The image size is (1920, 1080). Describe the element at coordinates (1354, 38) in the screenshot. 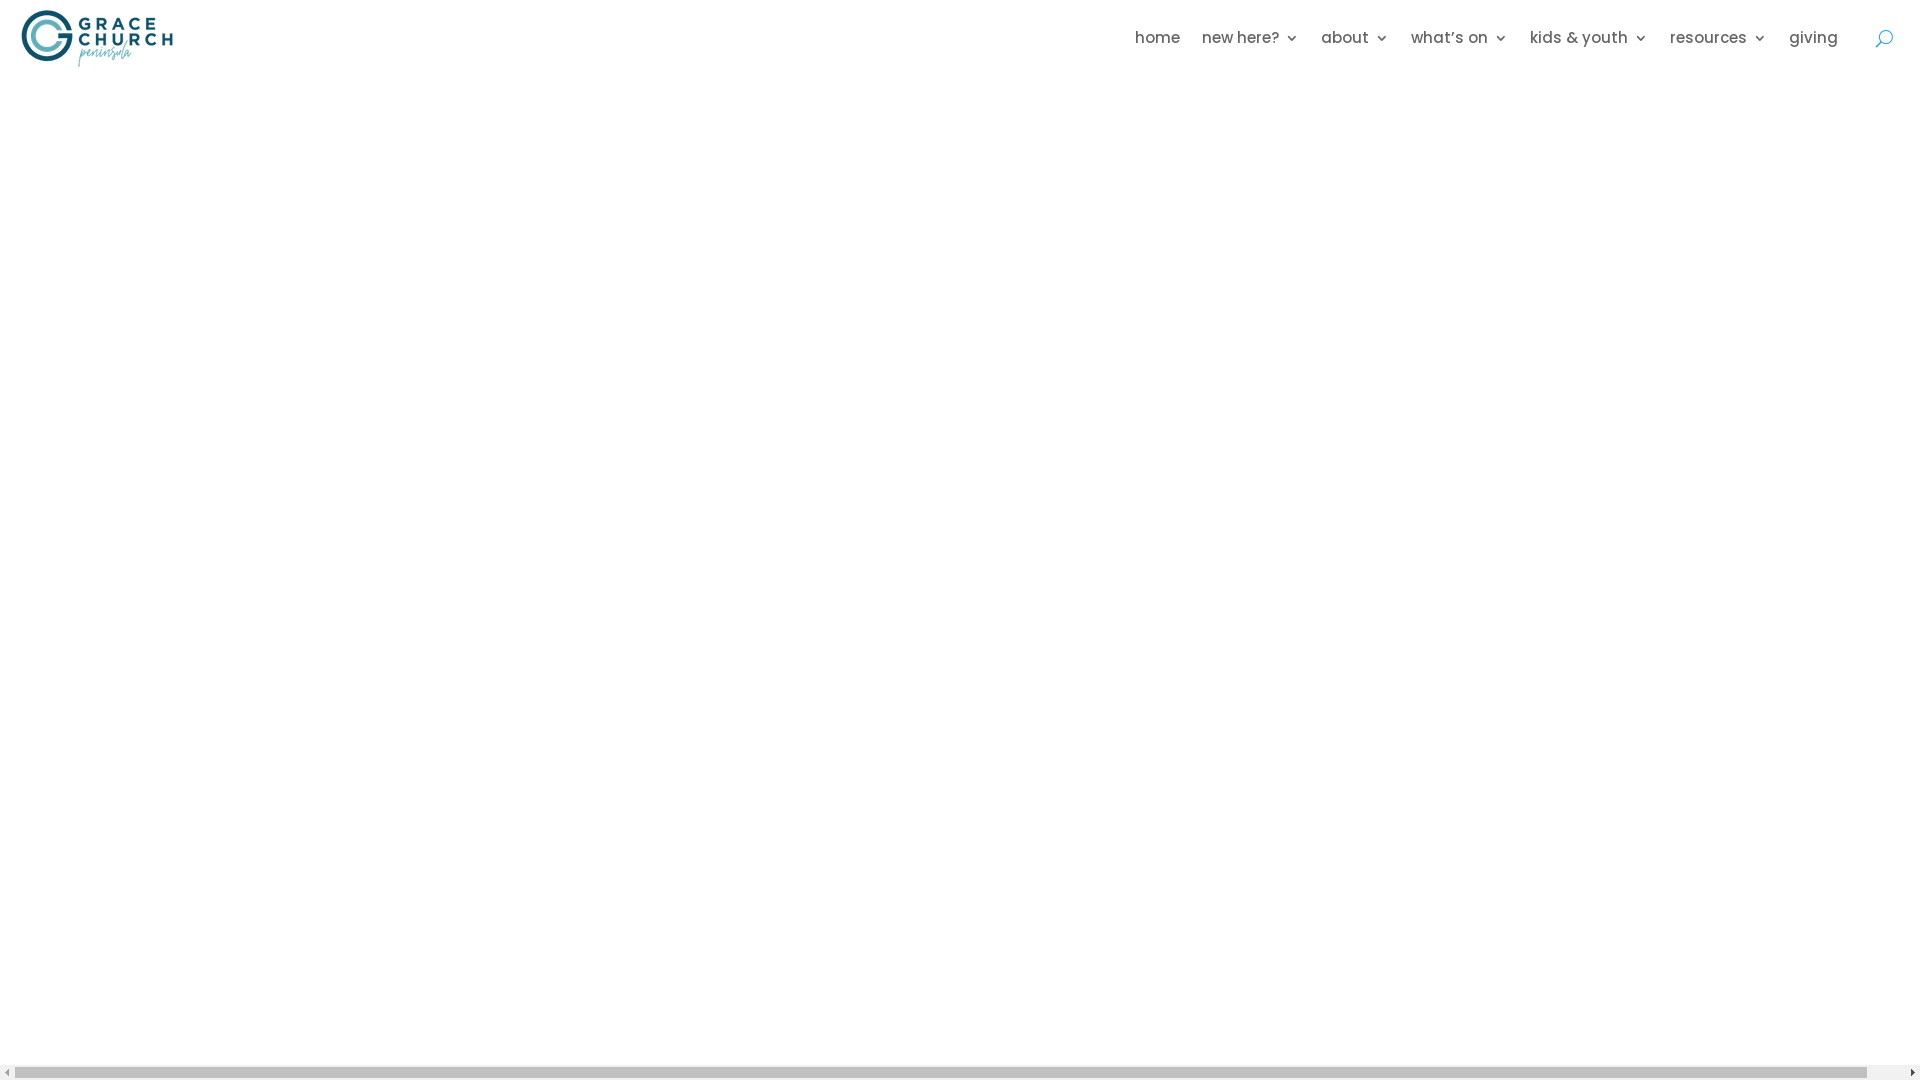

I see `'about'` at that location.